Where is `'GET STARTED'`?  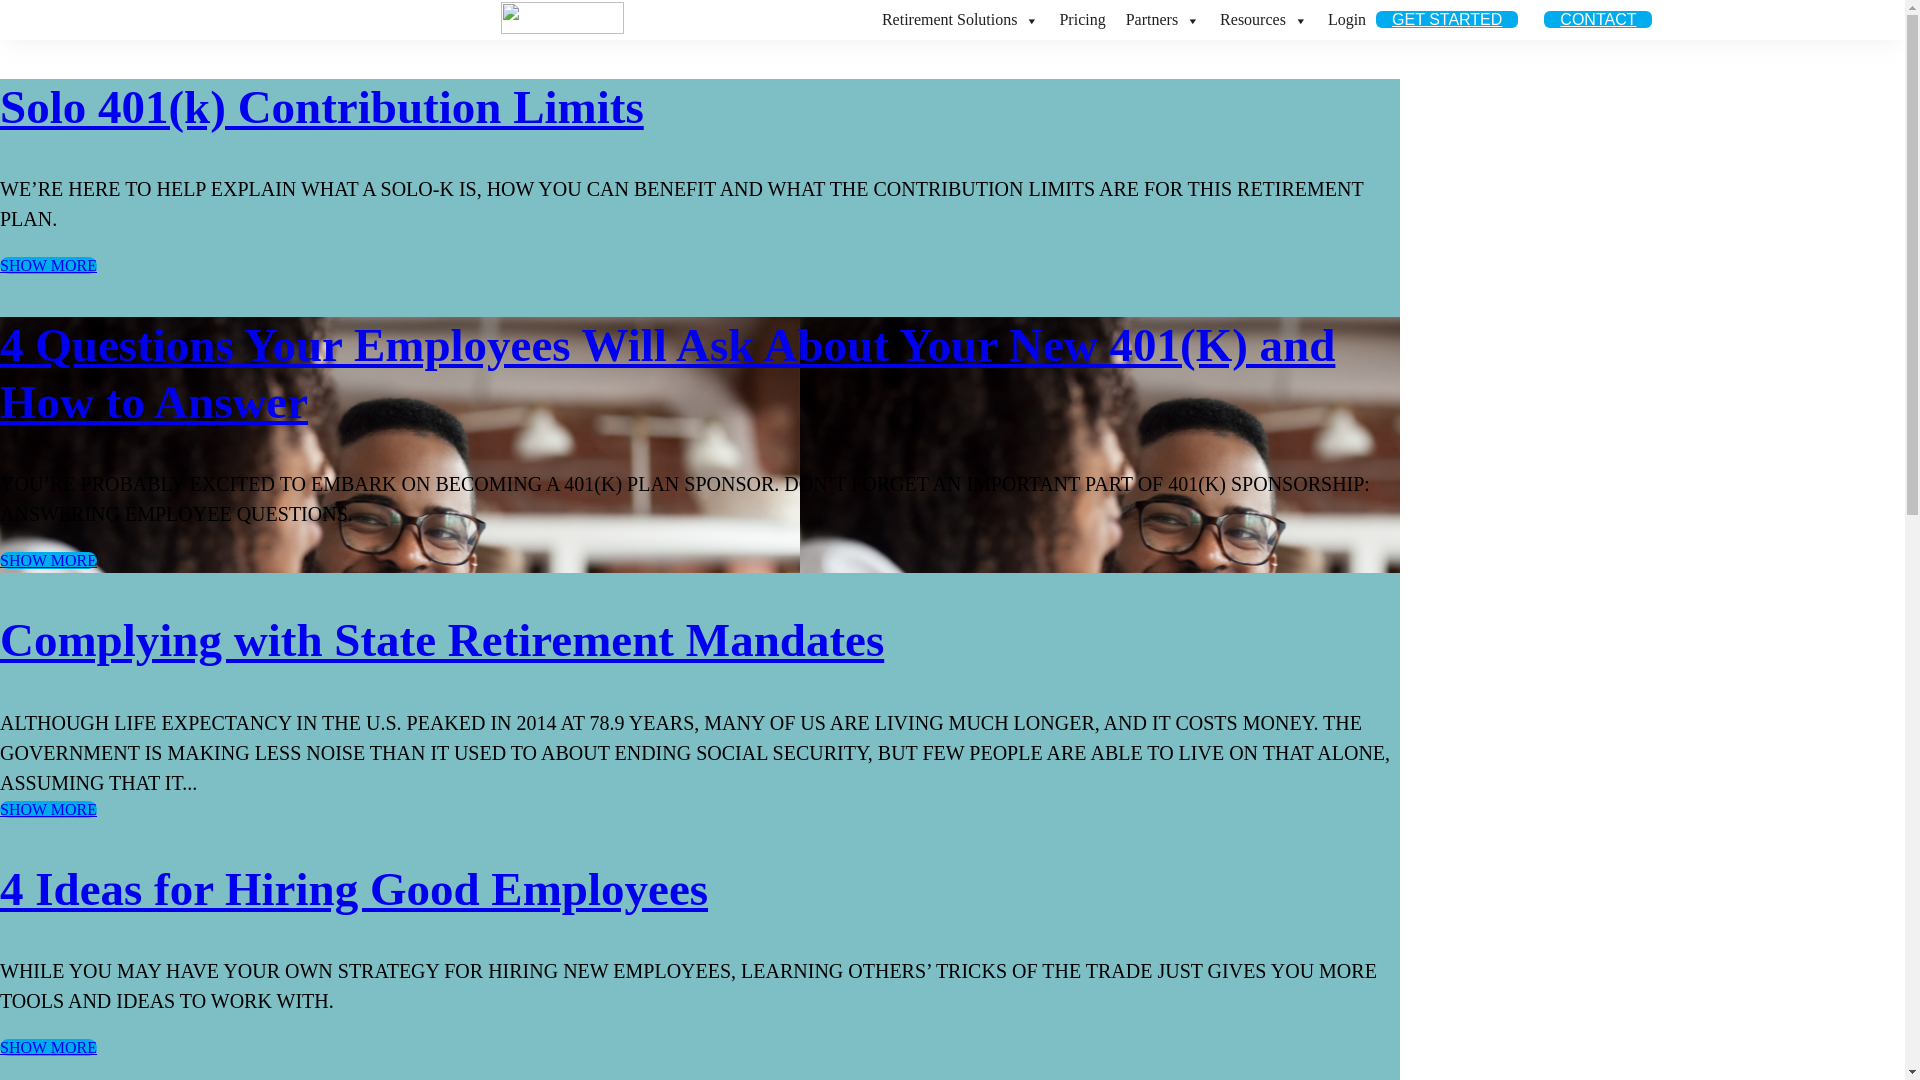
'GET STARTED' is located at coordinates (1375, 19).